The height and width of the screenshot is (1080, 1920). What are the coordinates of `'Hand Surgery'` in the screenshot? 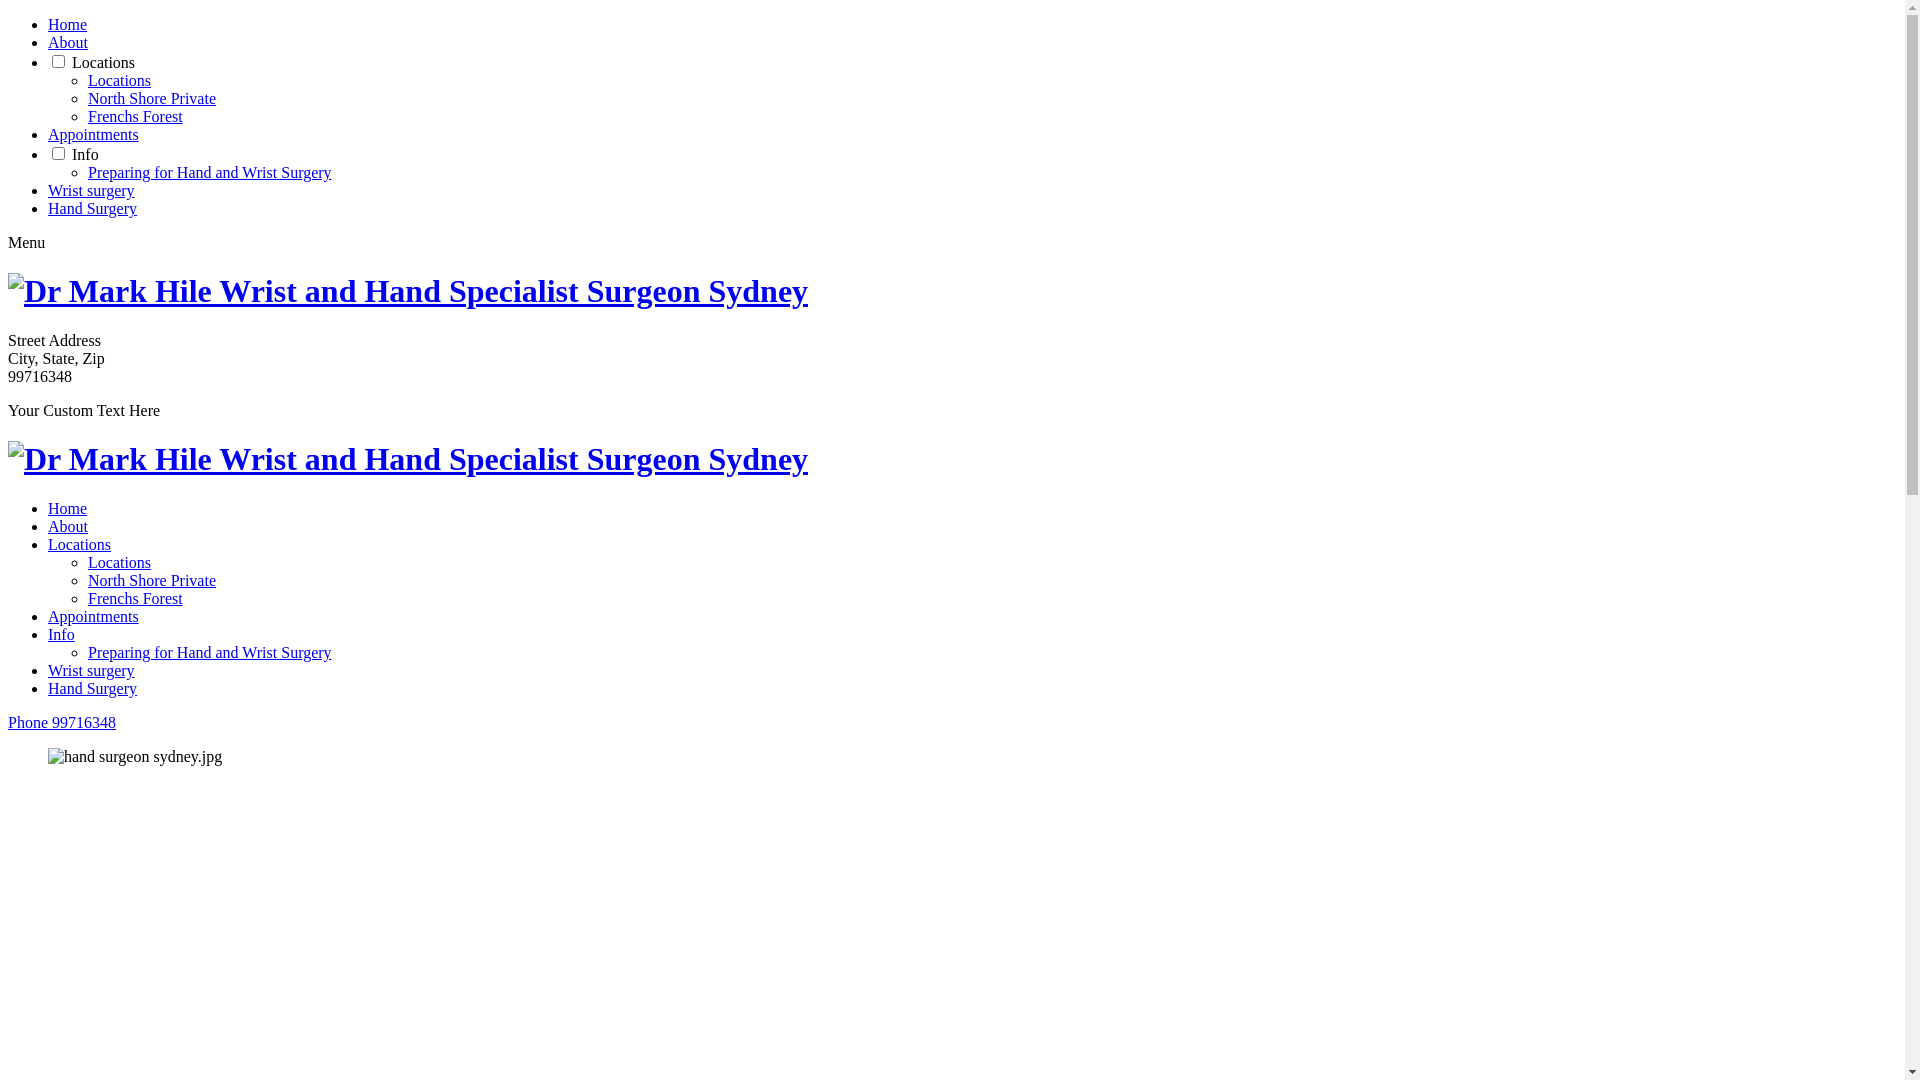 It's located at (48, 208).